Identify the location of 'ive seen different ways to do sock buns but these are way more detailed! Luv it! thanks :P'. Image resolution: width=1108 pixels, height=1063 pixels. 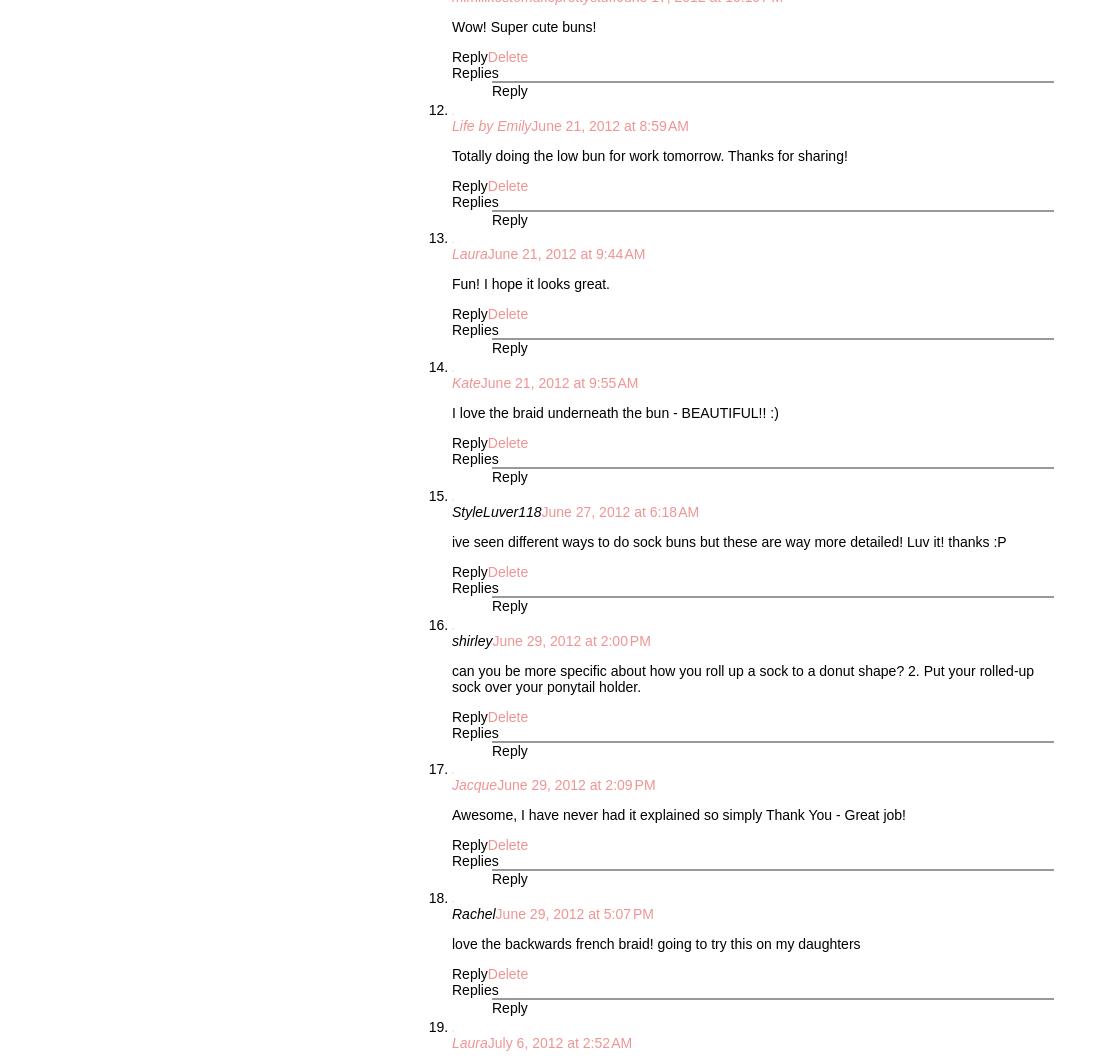
(727, 539).